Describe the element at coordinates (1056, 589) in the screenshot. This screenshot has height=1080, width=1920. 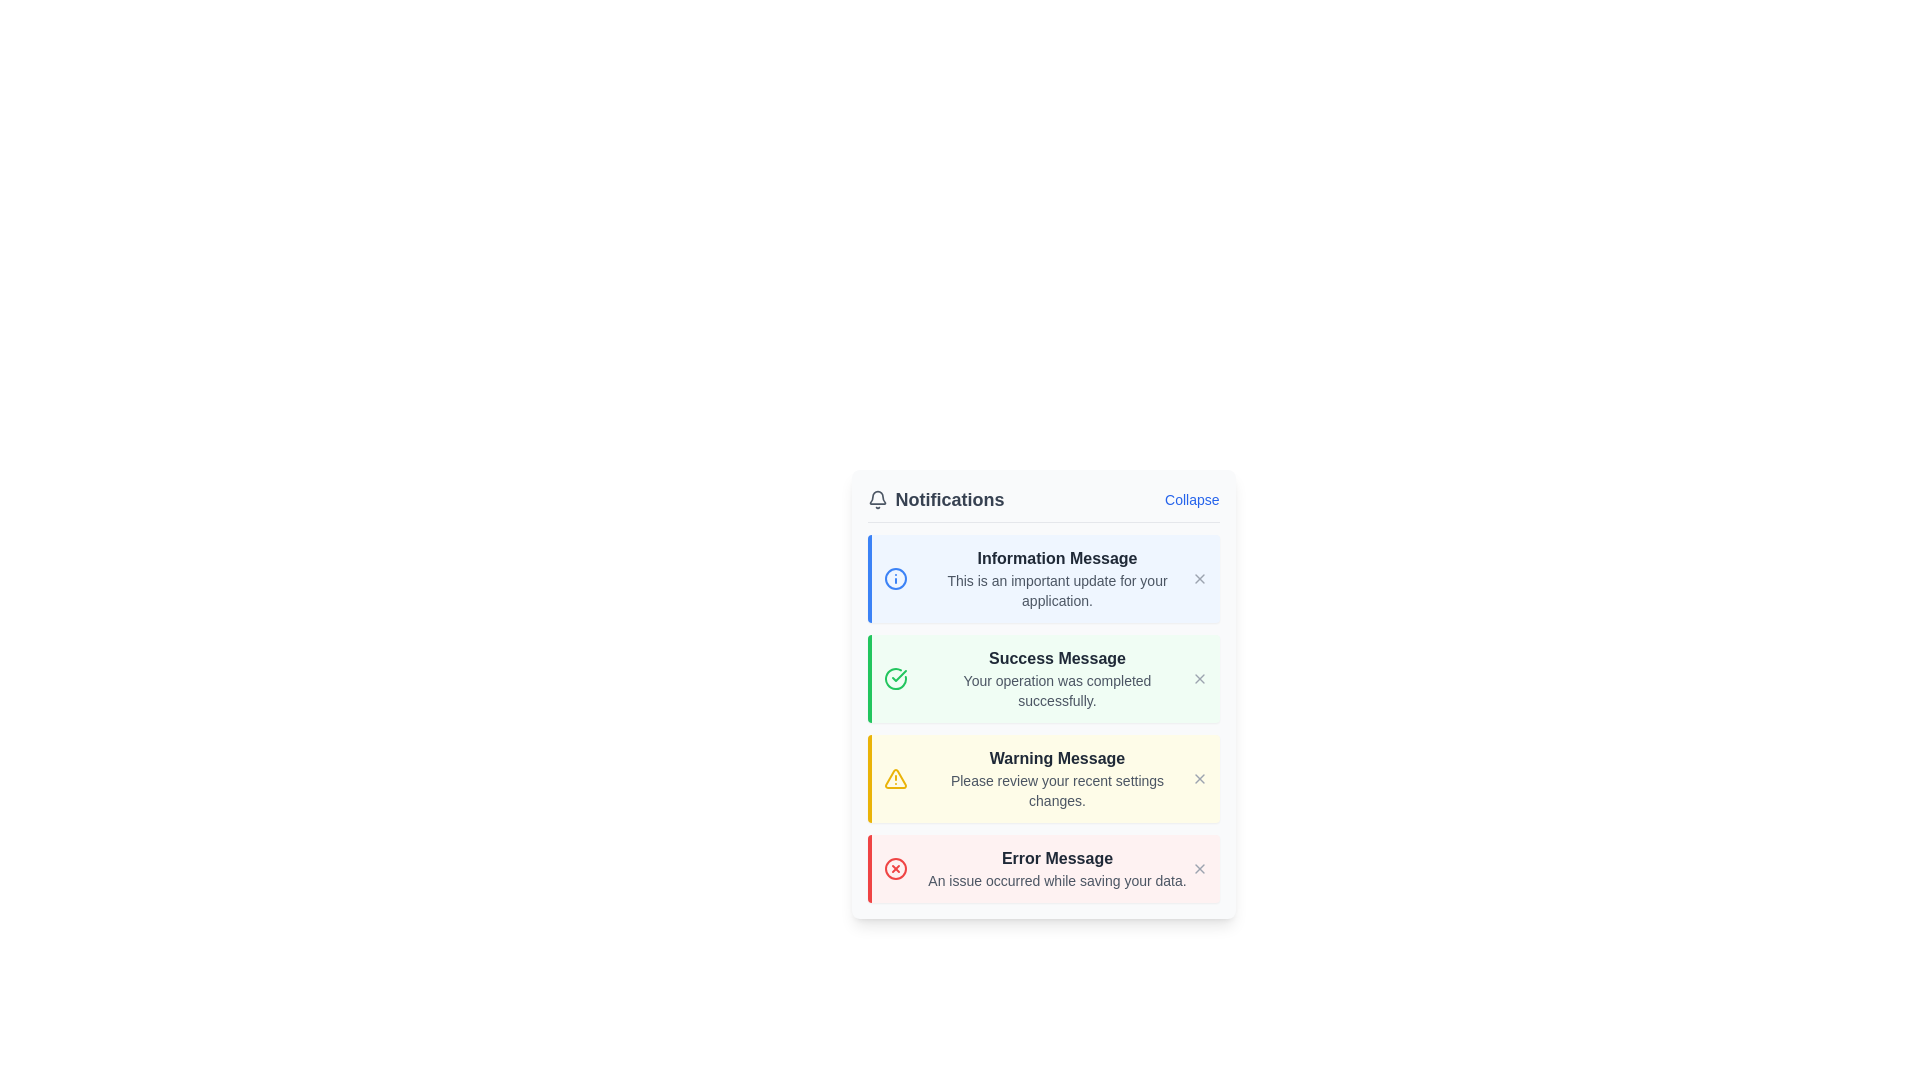
I see `static text field displaying the message 'This is an important update for your application.' which is centrally aligned below the 'Information Message' header` at that location.